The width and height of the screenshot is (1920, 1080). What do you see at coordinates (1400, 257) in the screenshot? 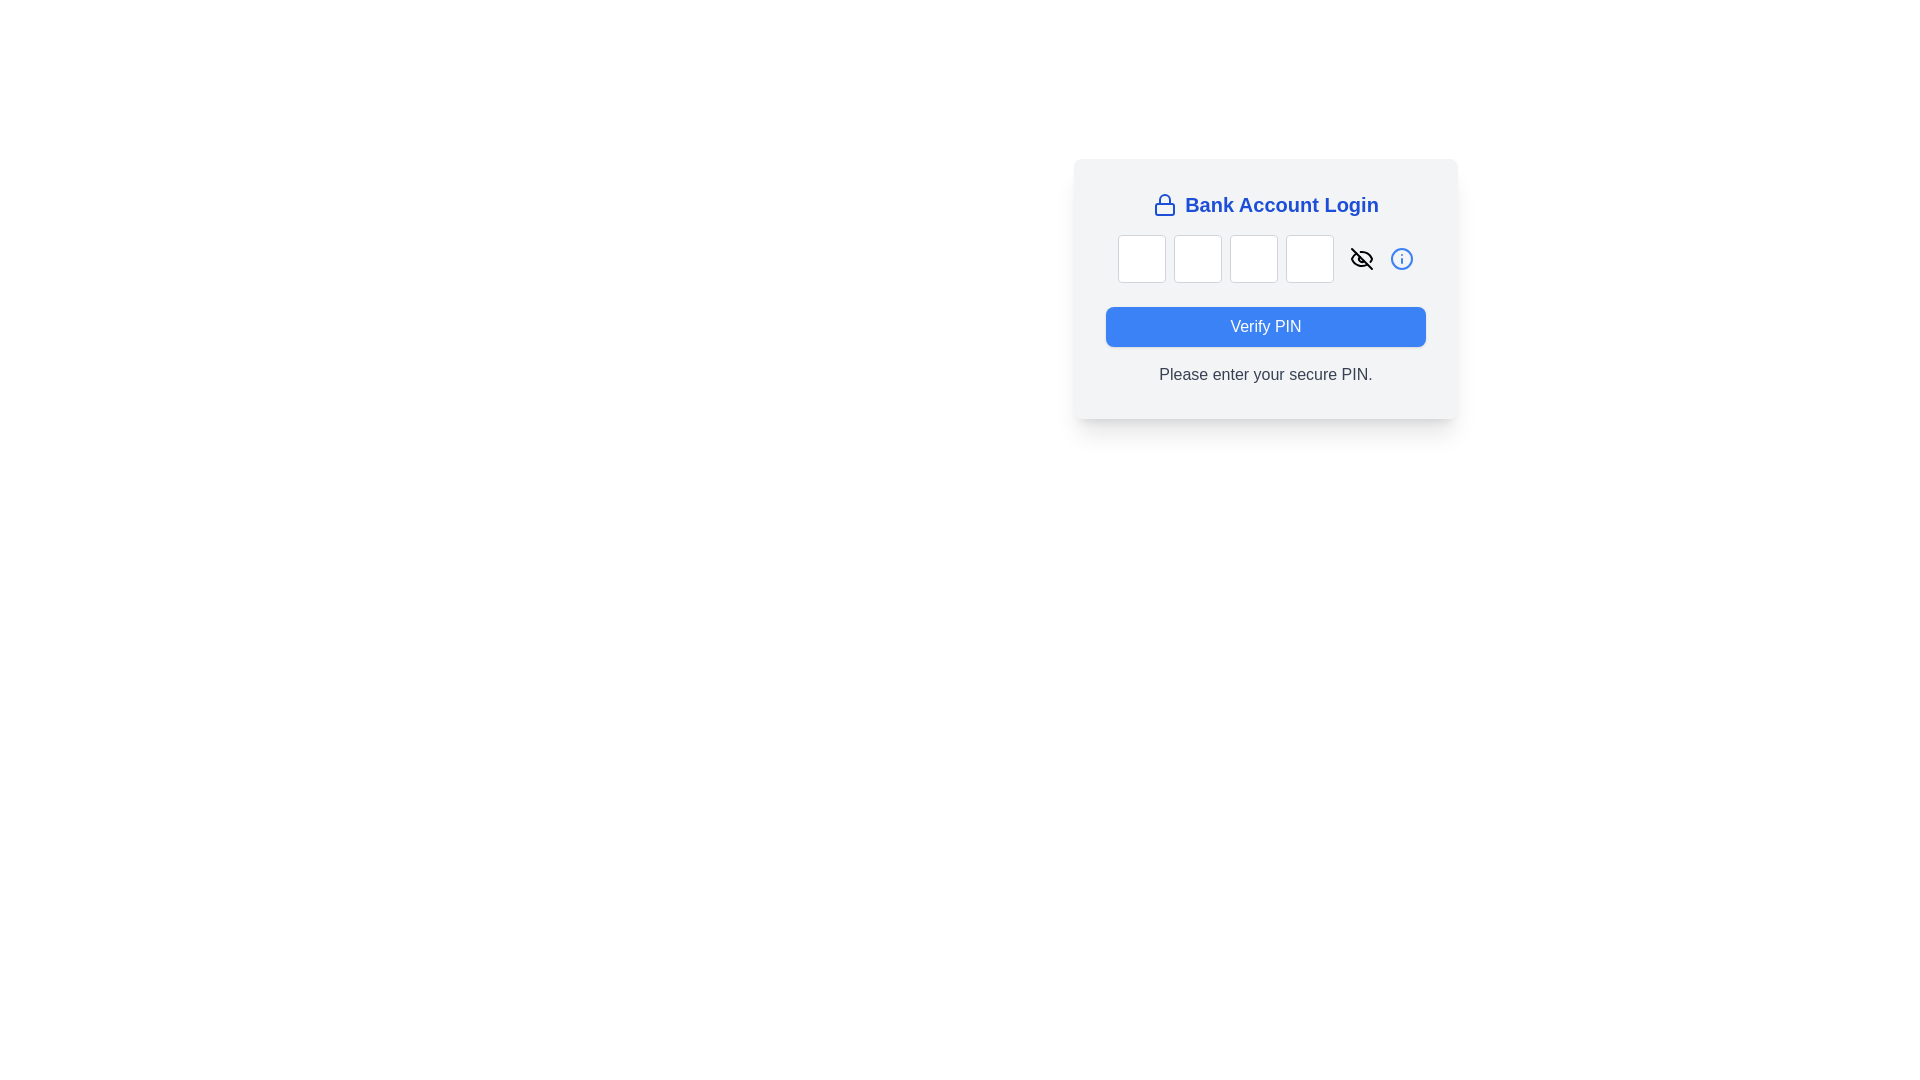
I see `the SVG Circle icon with a 10-unit radius located adjacent to PIN input fields` at bounding box center [1400, 257].